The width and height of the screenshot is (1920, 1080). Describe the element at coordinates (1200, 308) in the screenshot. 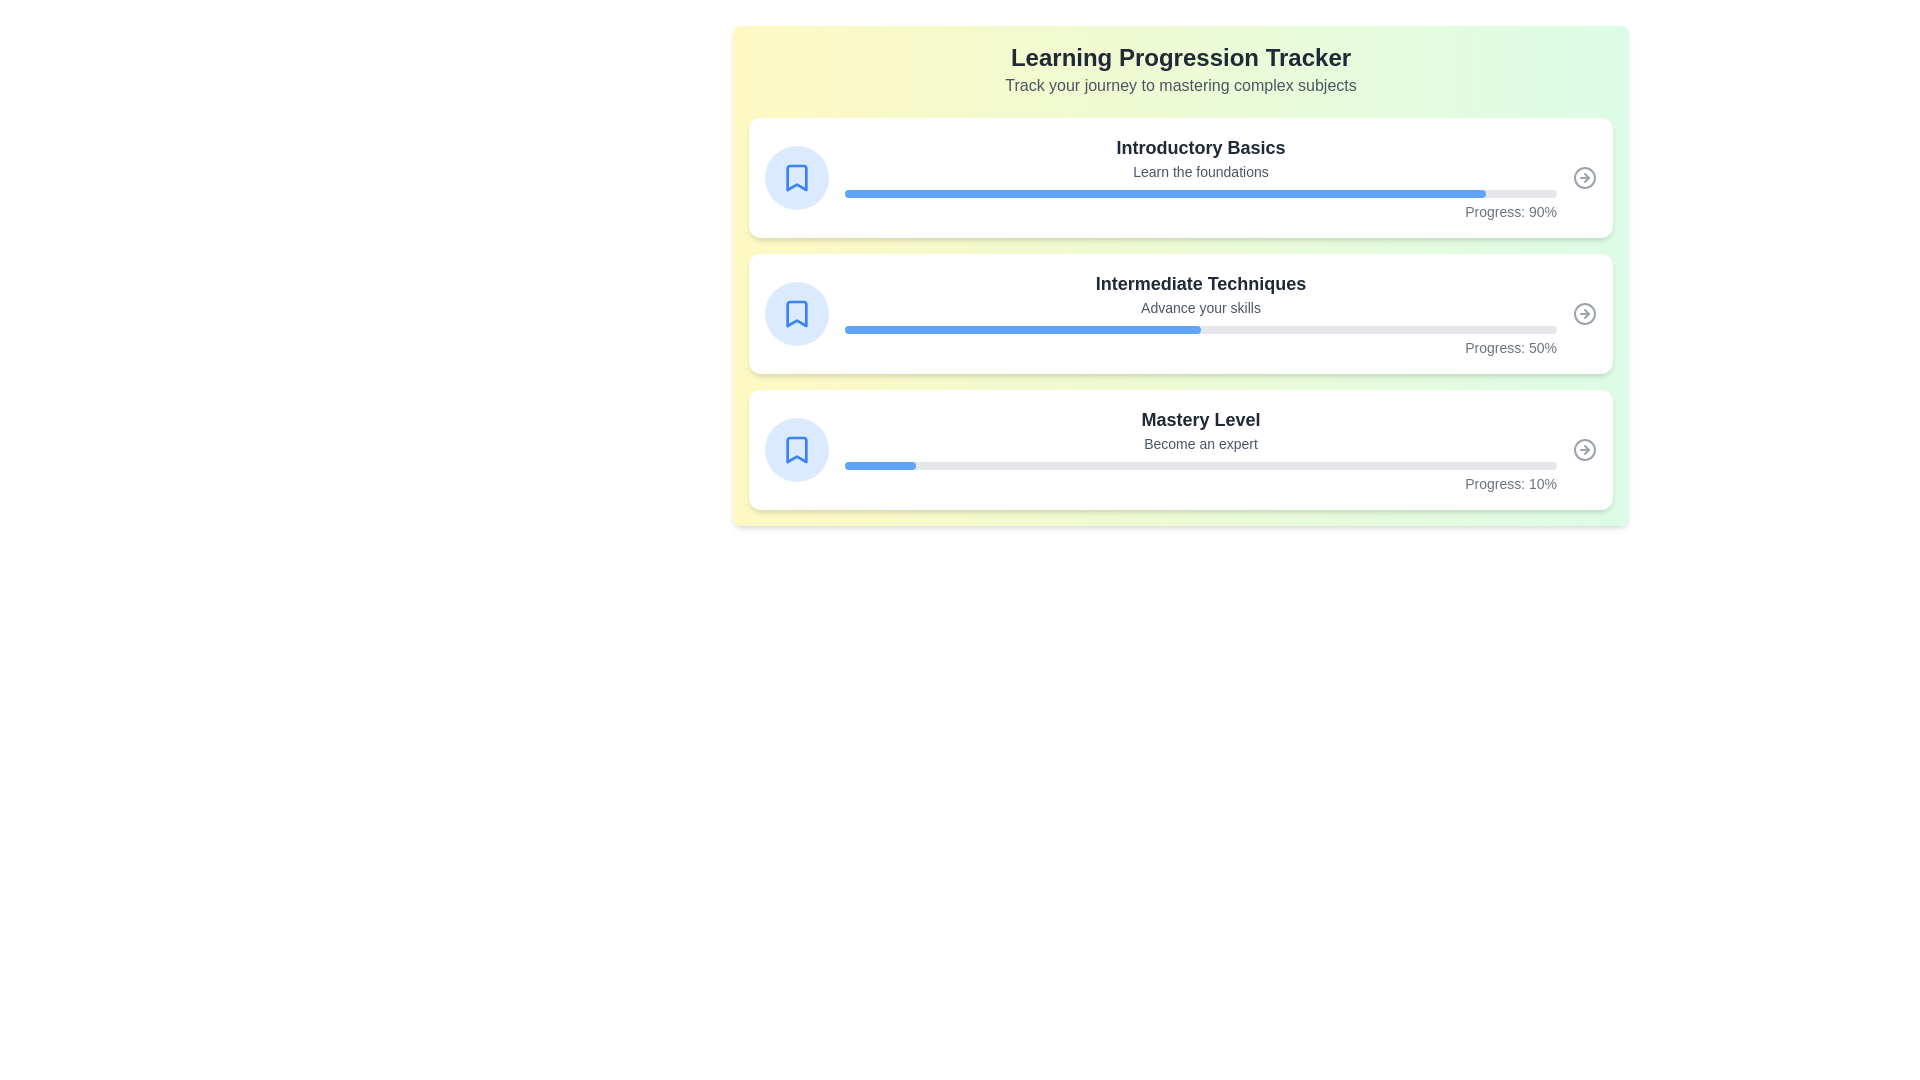

I see `the static text label that describes the section 'Intermediate Techniques', which is centrally aligned and positioned between the title 'Intermediate Techniques' and a progress bar indicating 'Progress: 50%'` at that location.